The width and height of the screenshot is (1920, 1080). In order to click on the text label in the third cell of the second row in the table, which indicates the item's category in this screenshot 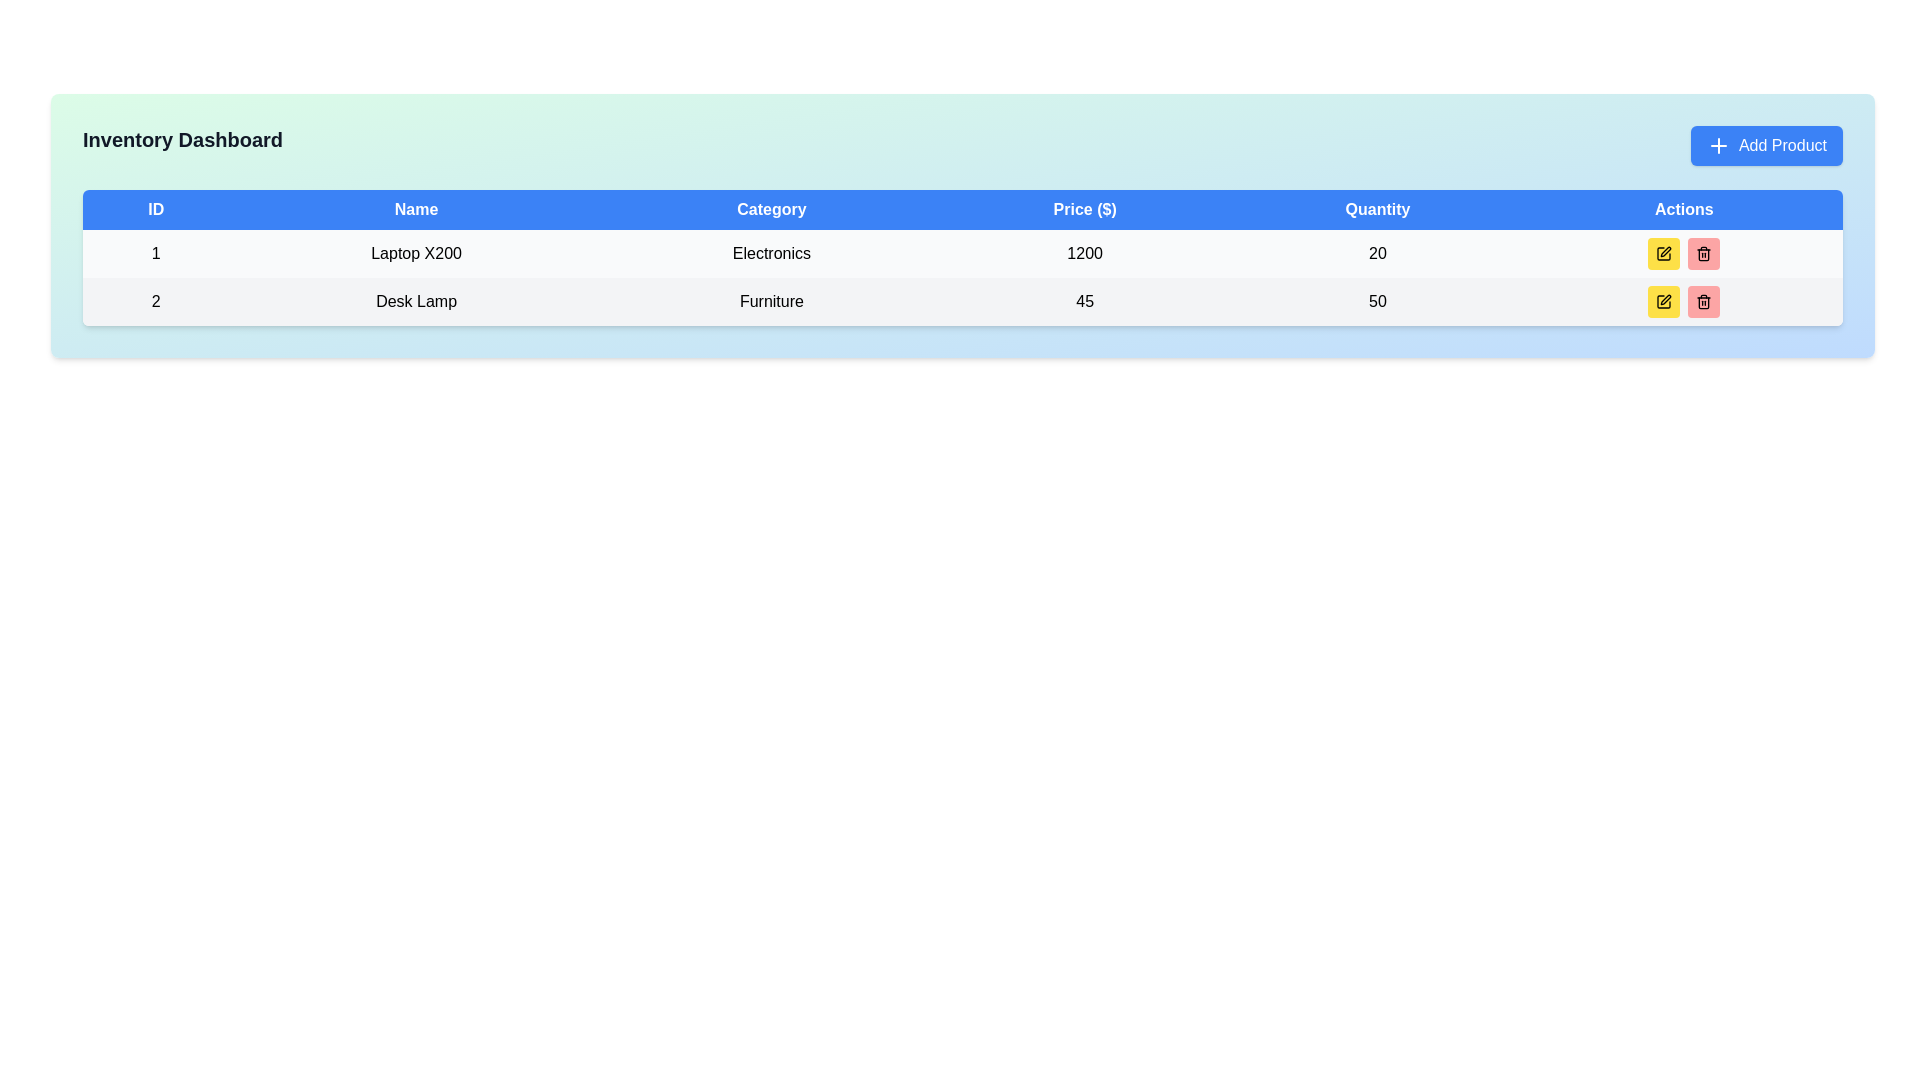, I will do `click(770, 301)`.